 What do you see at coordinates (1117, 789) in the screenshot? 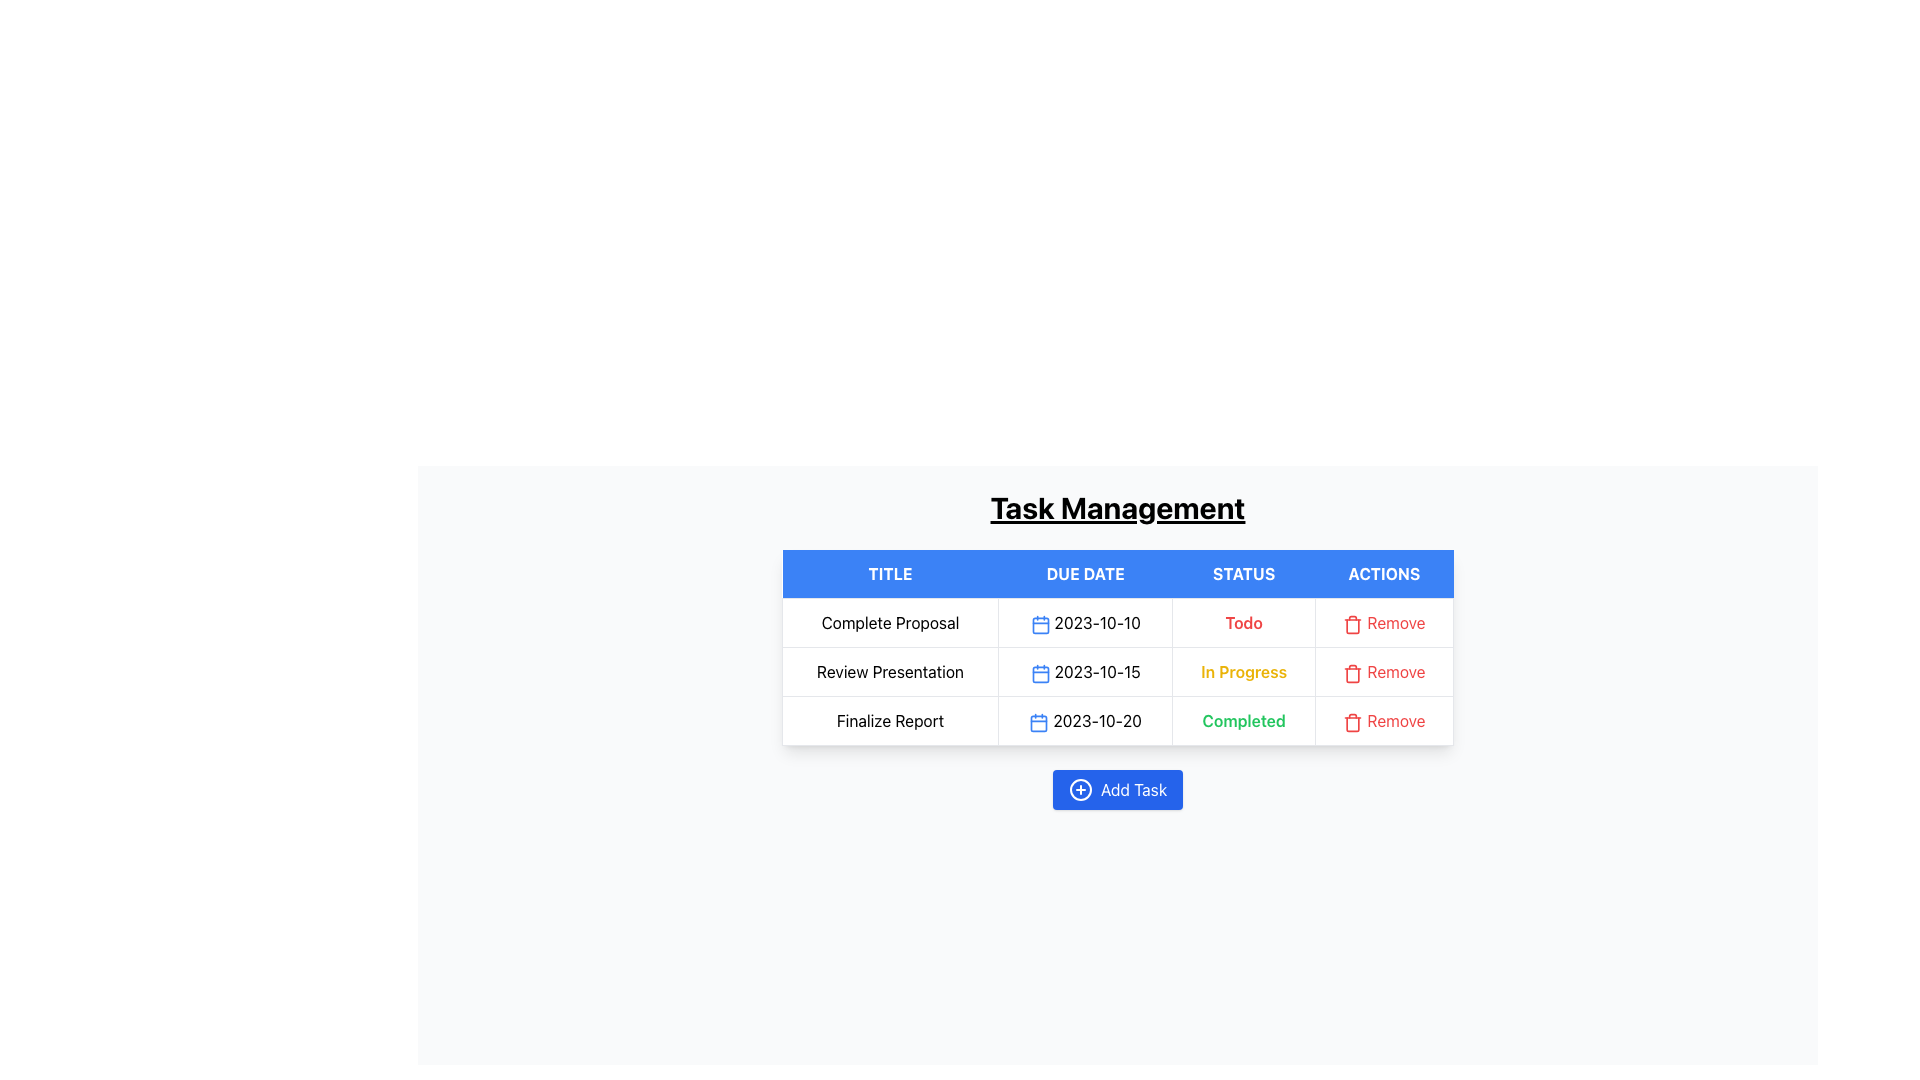
I see `the 'Add Task' button located below the 'Task Management' table` at bounding box center [1117, 789].